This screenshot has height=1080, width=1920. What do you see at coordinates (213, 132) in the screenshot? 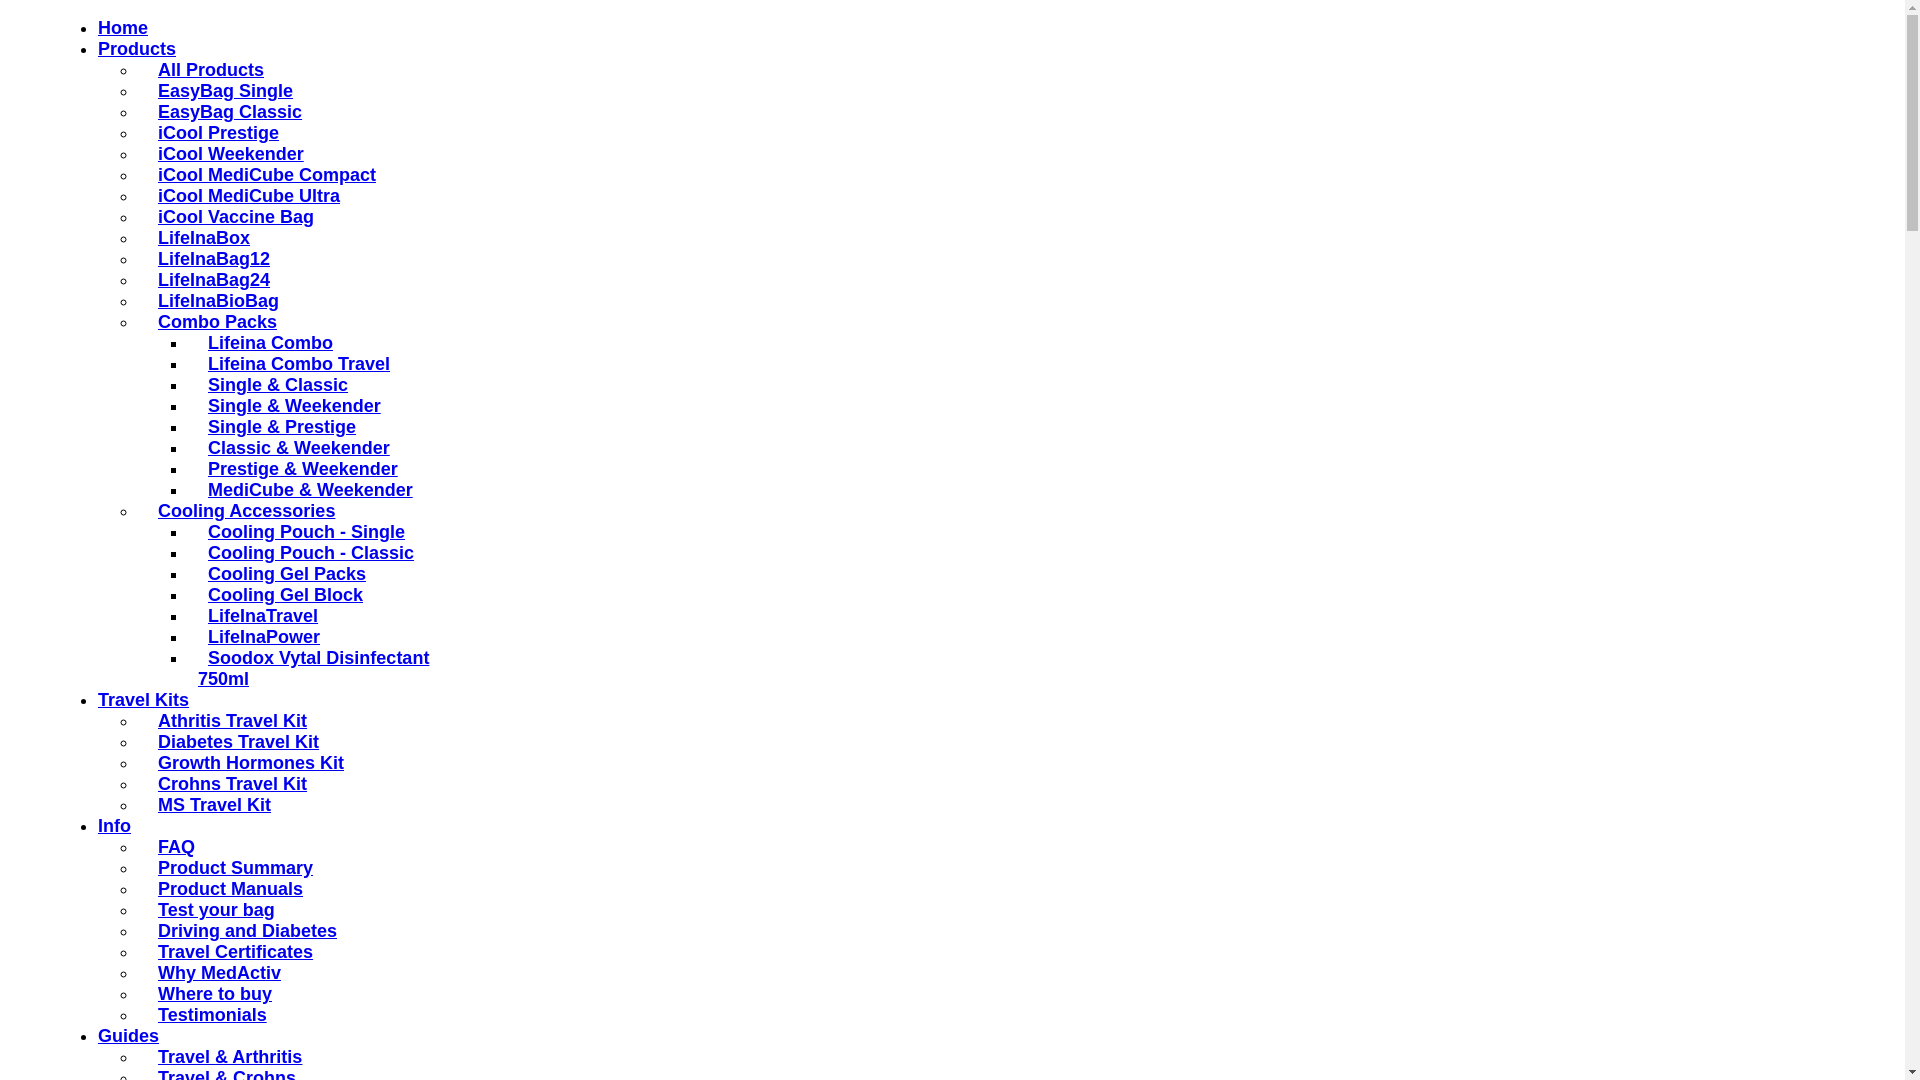
I see `'iCool Prestige'` at bounding box center [213, 132].